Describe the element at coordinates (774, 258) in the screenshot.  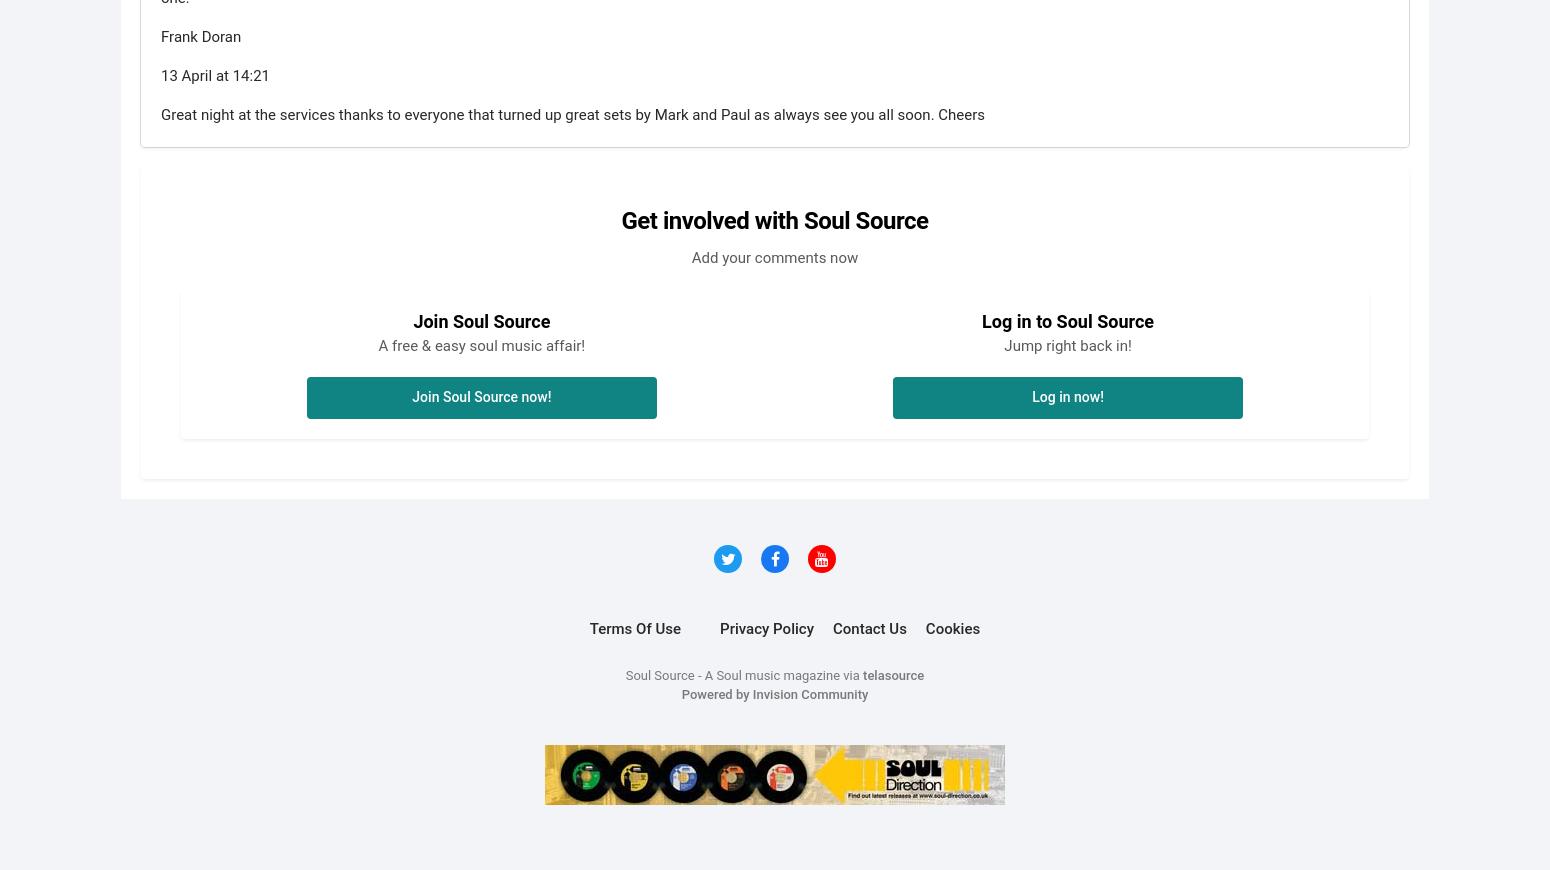
I see `'Add your comments now'` at that location.